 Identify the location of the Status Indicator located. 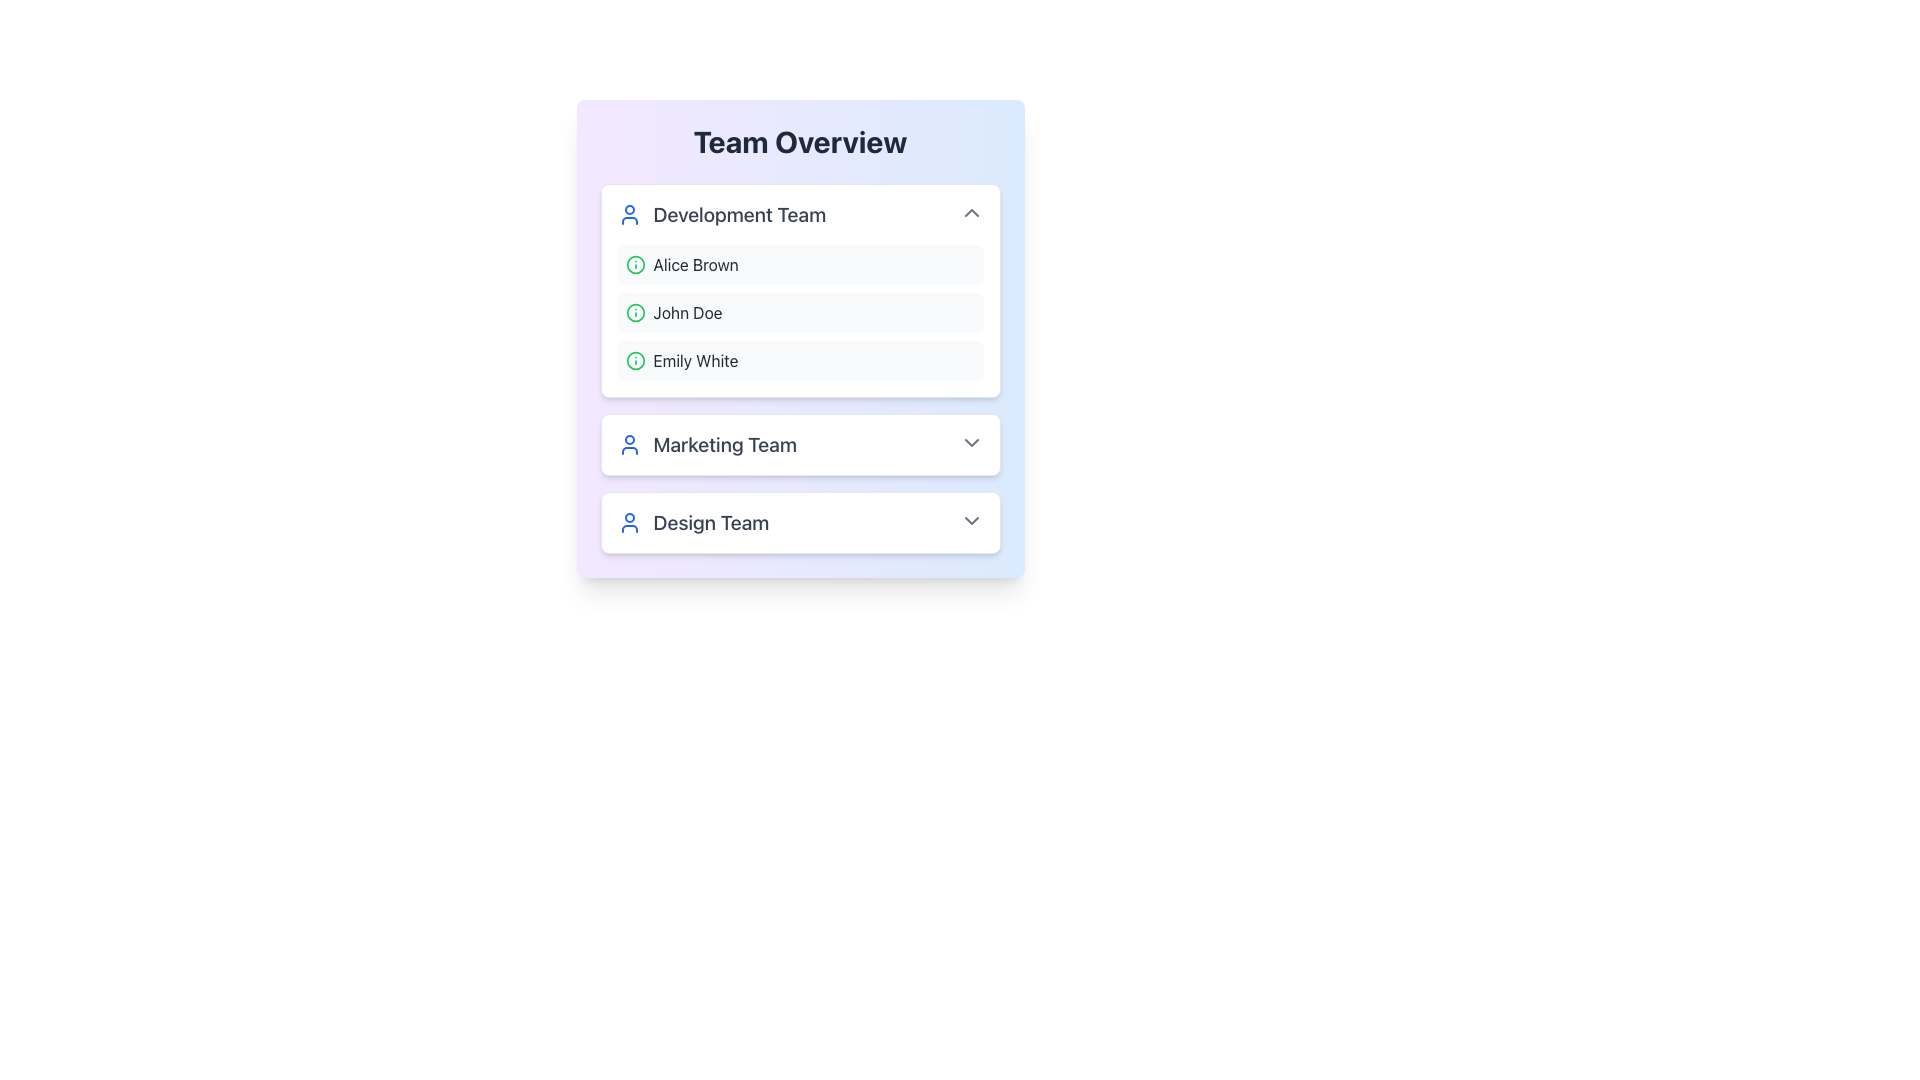
(634, 312).